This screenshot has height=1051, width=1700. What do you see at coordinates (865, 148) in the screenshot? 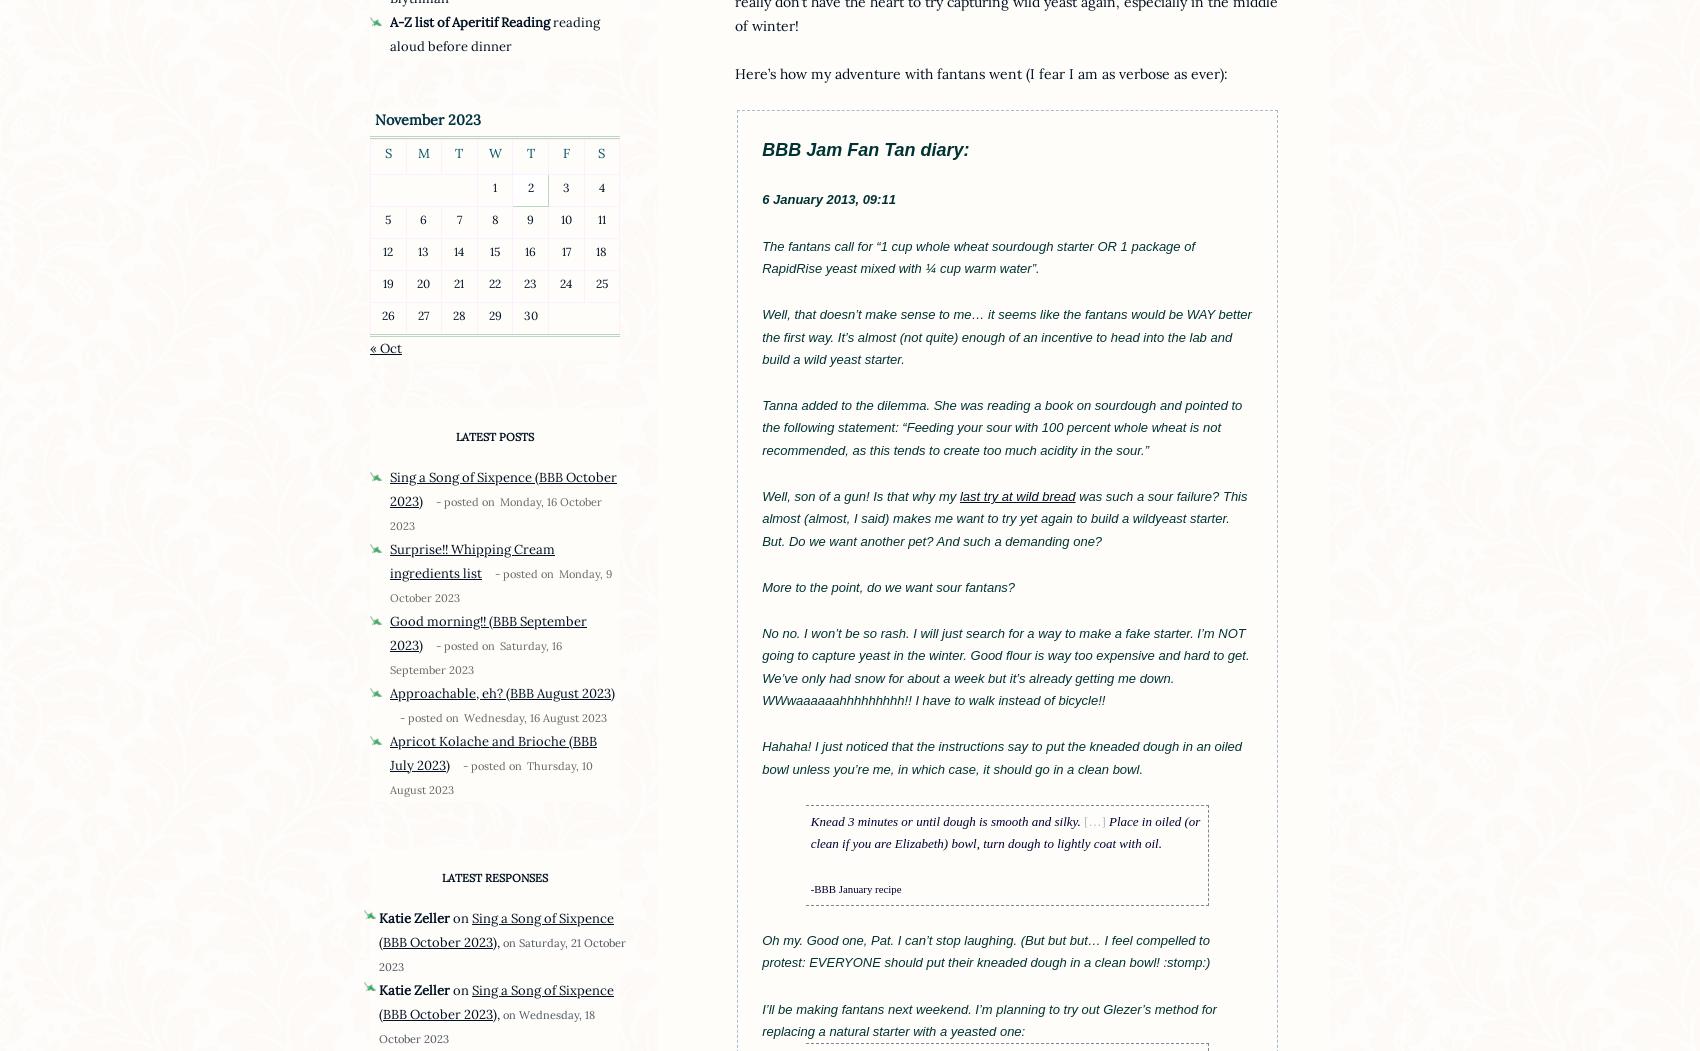
I see `'BBB Jam Fan Tan diary:'` at bounding box center [865, 148].